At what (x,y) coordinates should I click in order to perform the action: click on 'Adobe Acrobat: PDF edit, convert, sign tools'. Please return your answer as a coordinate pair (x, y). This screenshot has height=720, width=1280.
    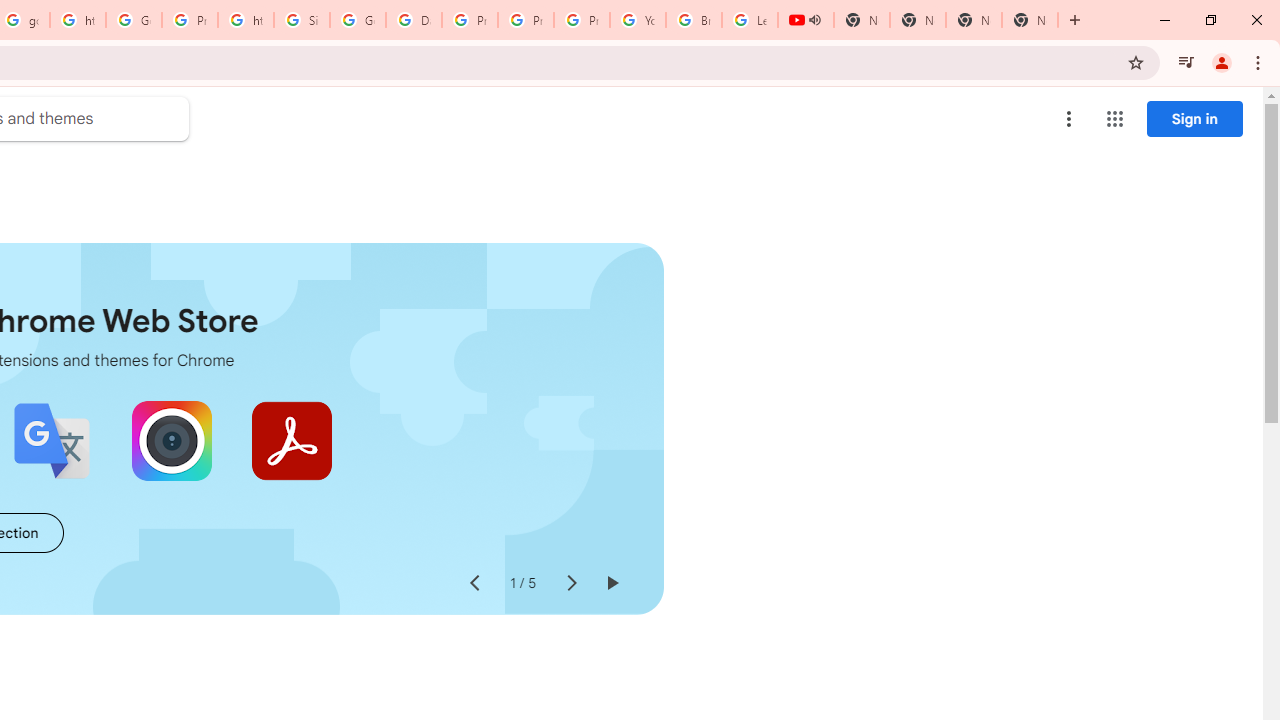
    Looking at the image, I should click on (290, 440).